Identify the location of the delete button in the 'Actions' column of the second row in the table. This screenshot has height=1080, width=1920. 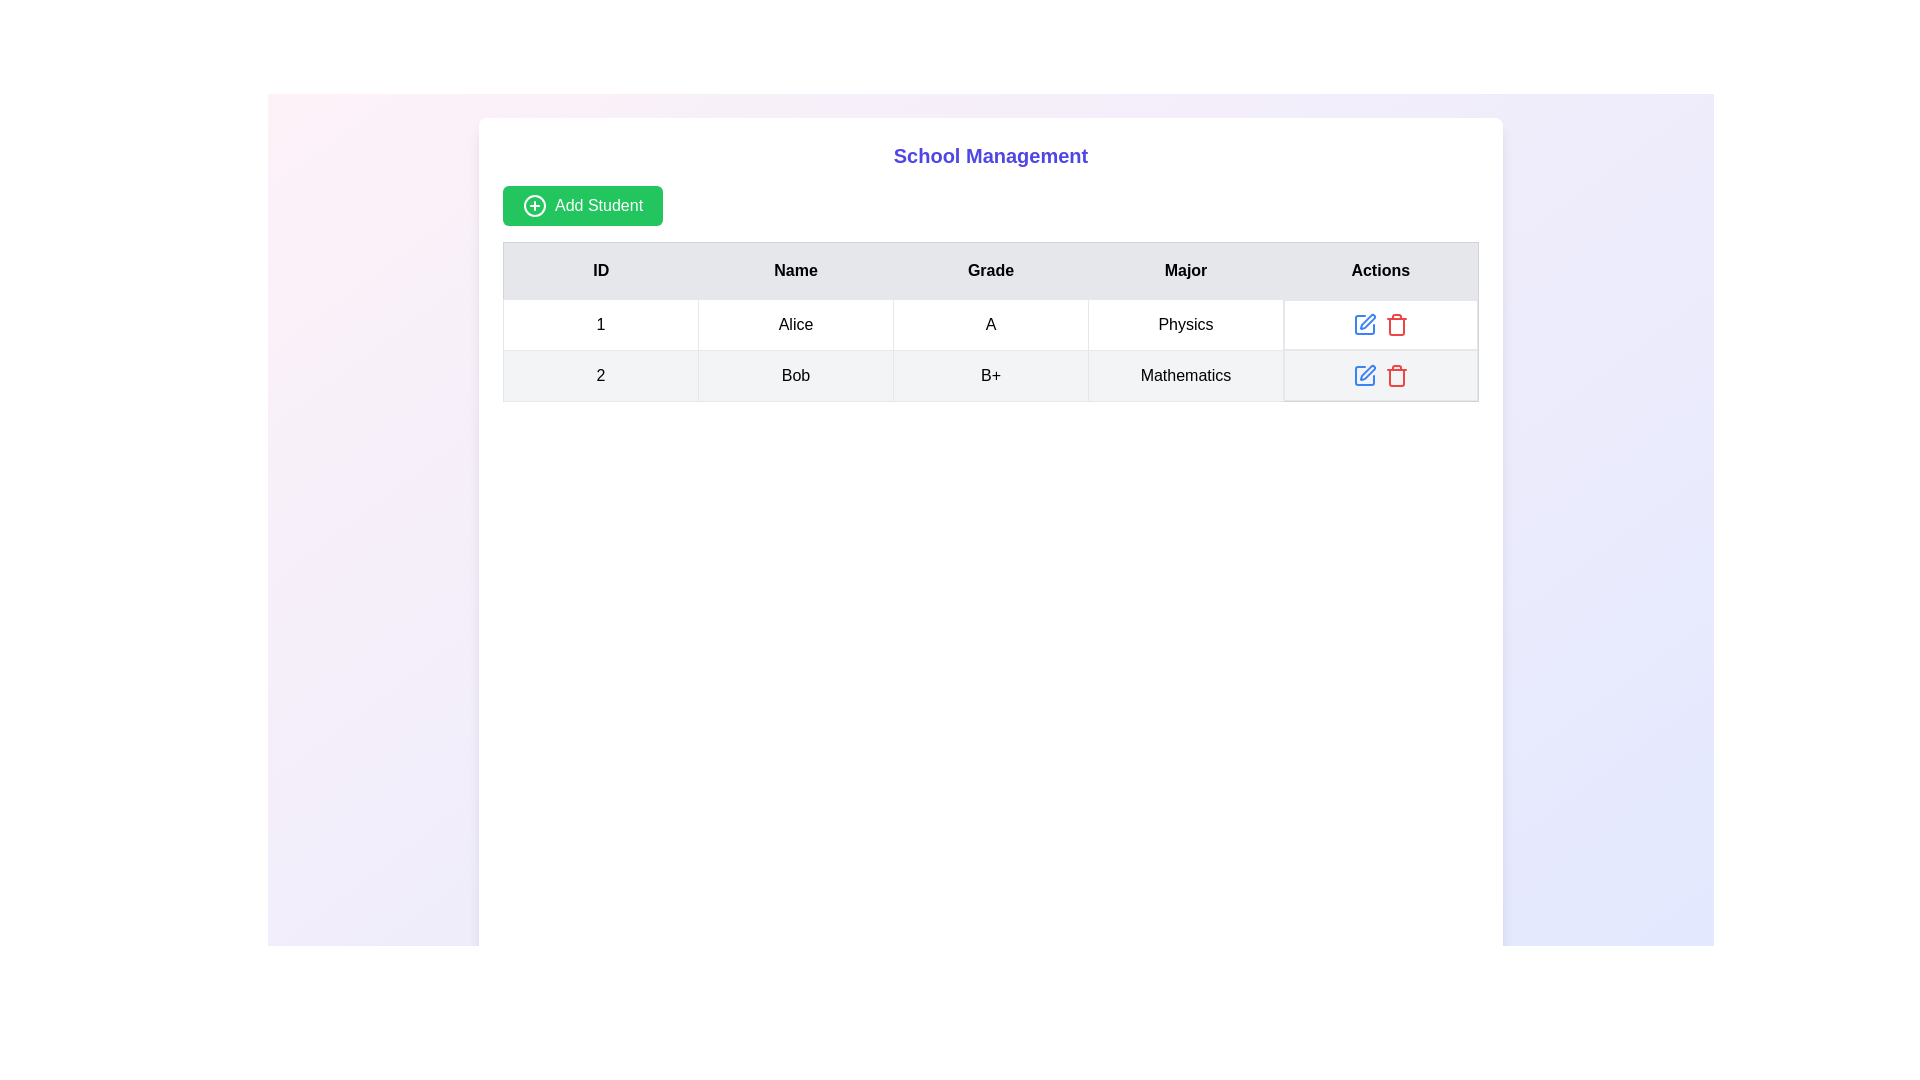
(1395, 323).